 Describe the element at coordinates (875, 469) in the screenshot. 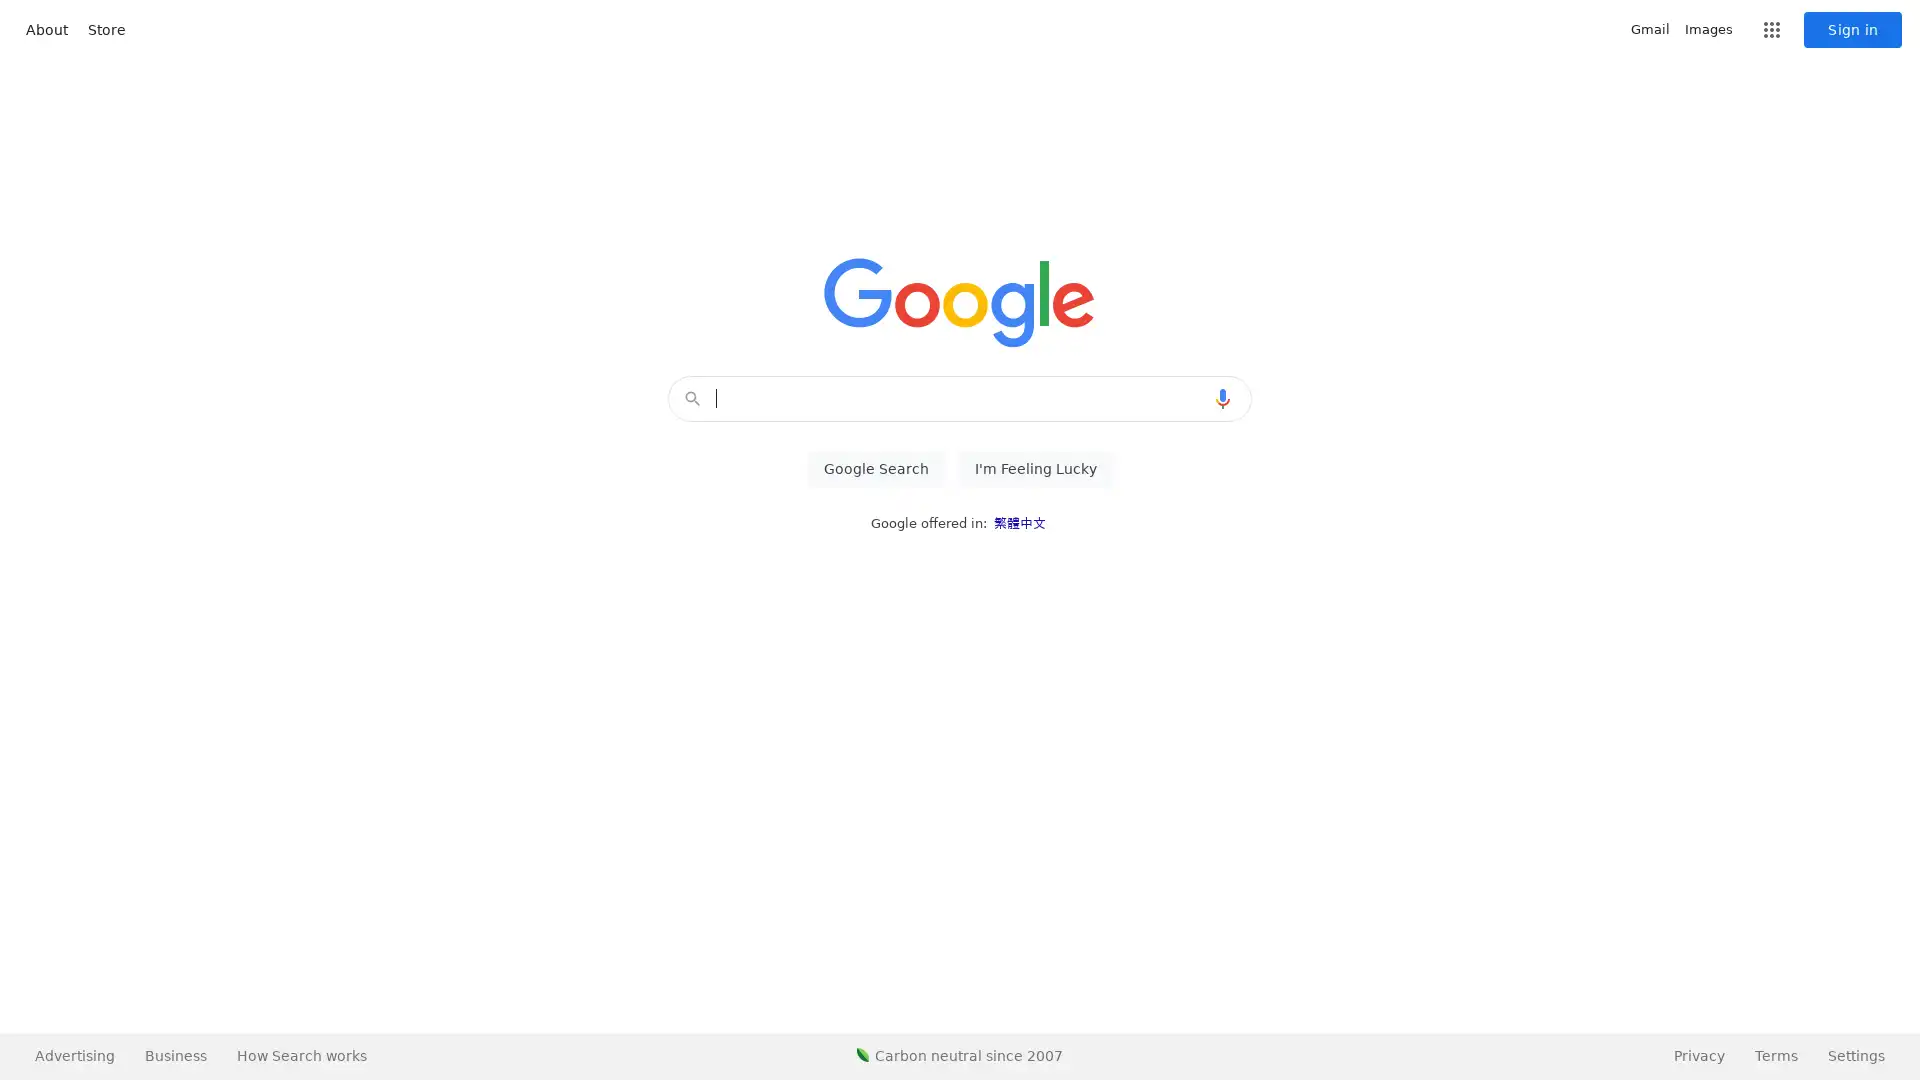

I see `Google Search` at that location.